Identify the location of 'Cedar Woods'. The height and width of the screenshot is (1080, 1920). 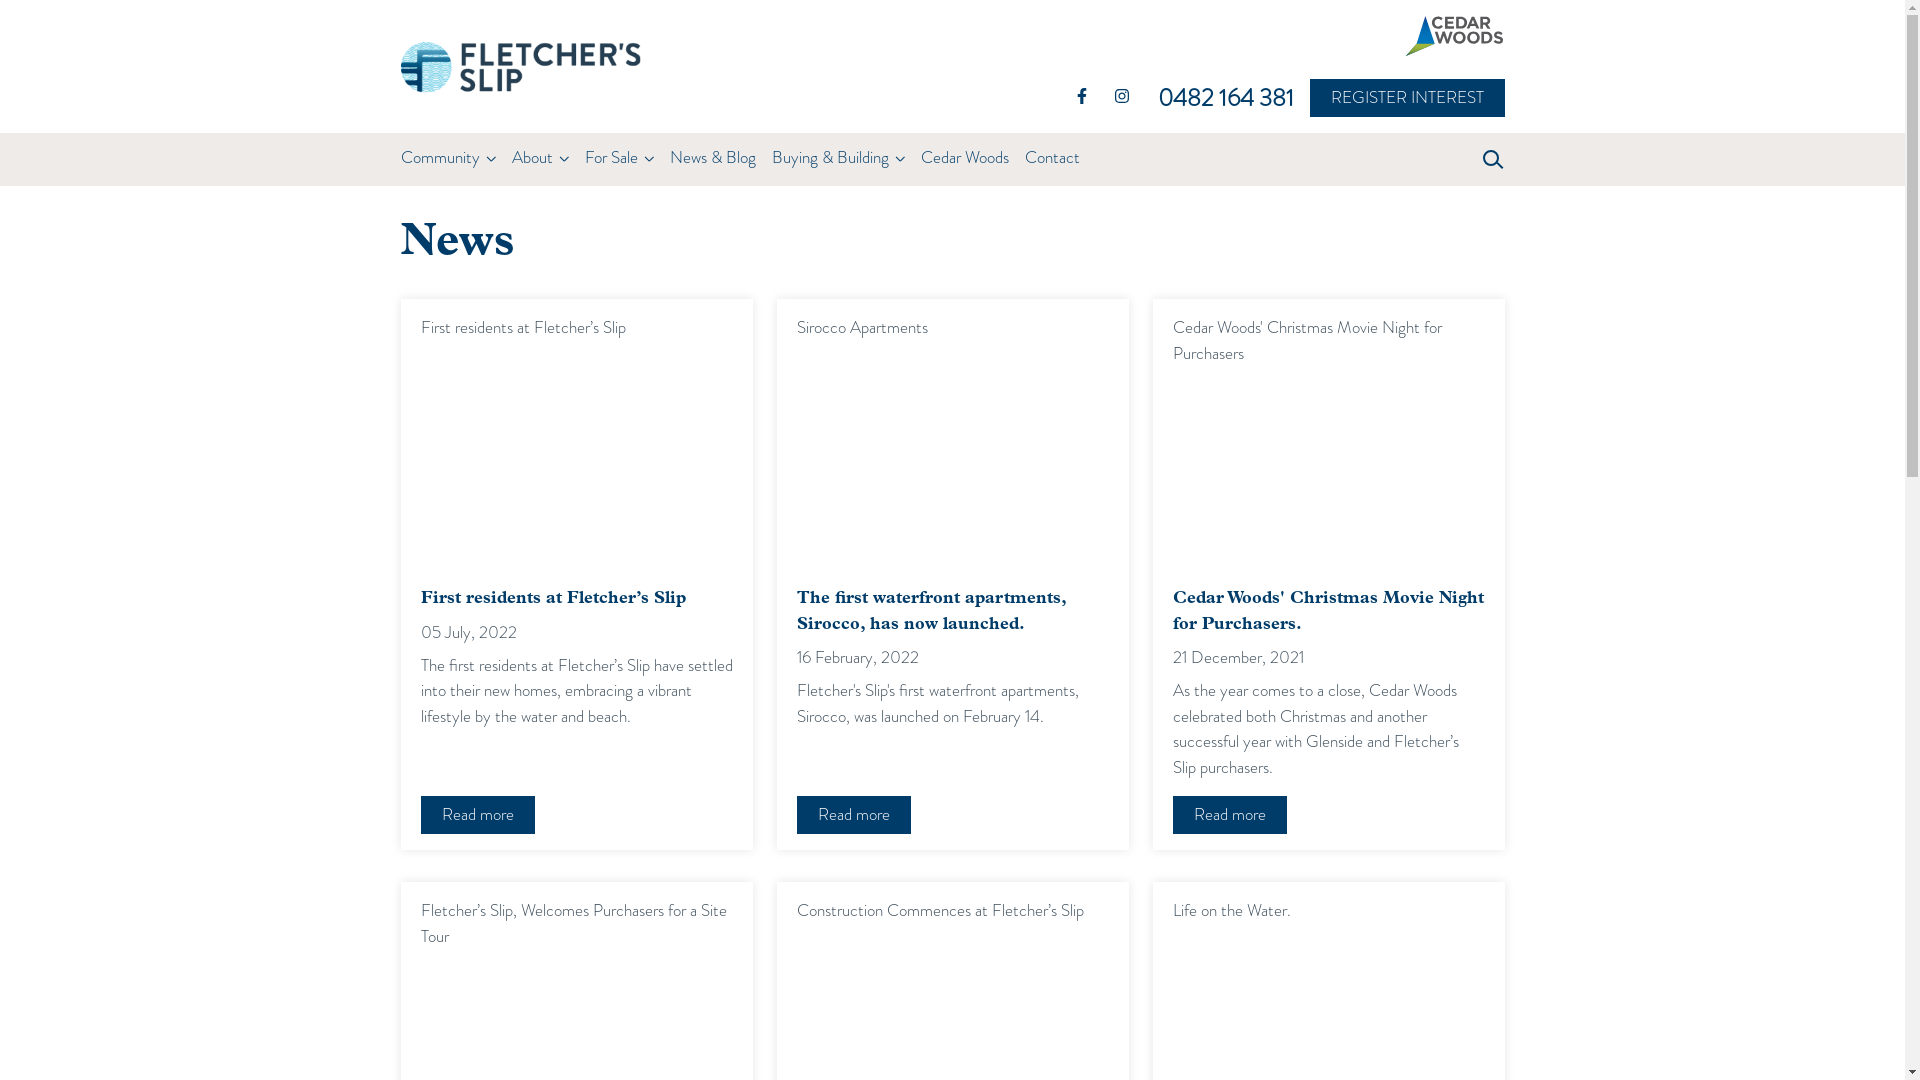
(964, 157).